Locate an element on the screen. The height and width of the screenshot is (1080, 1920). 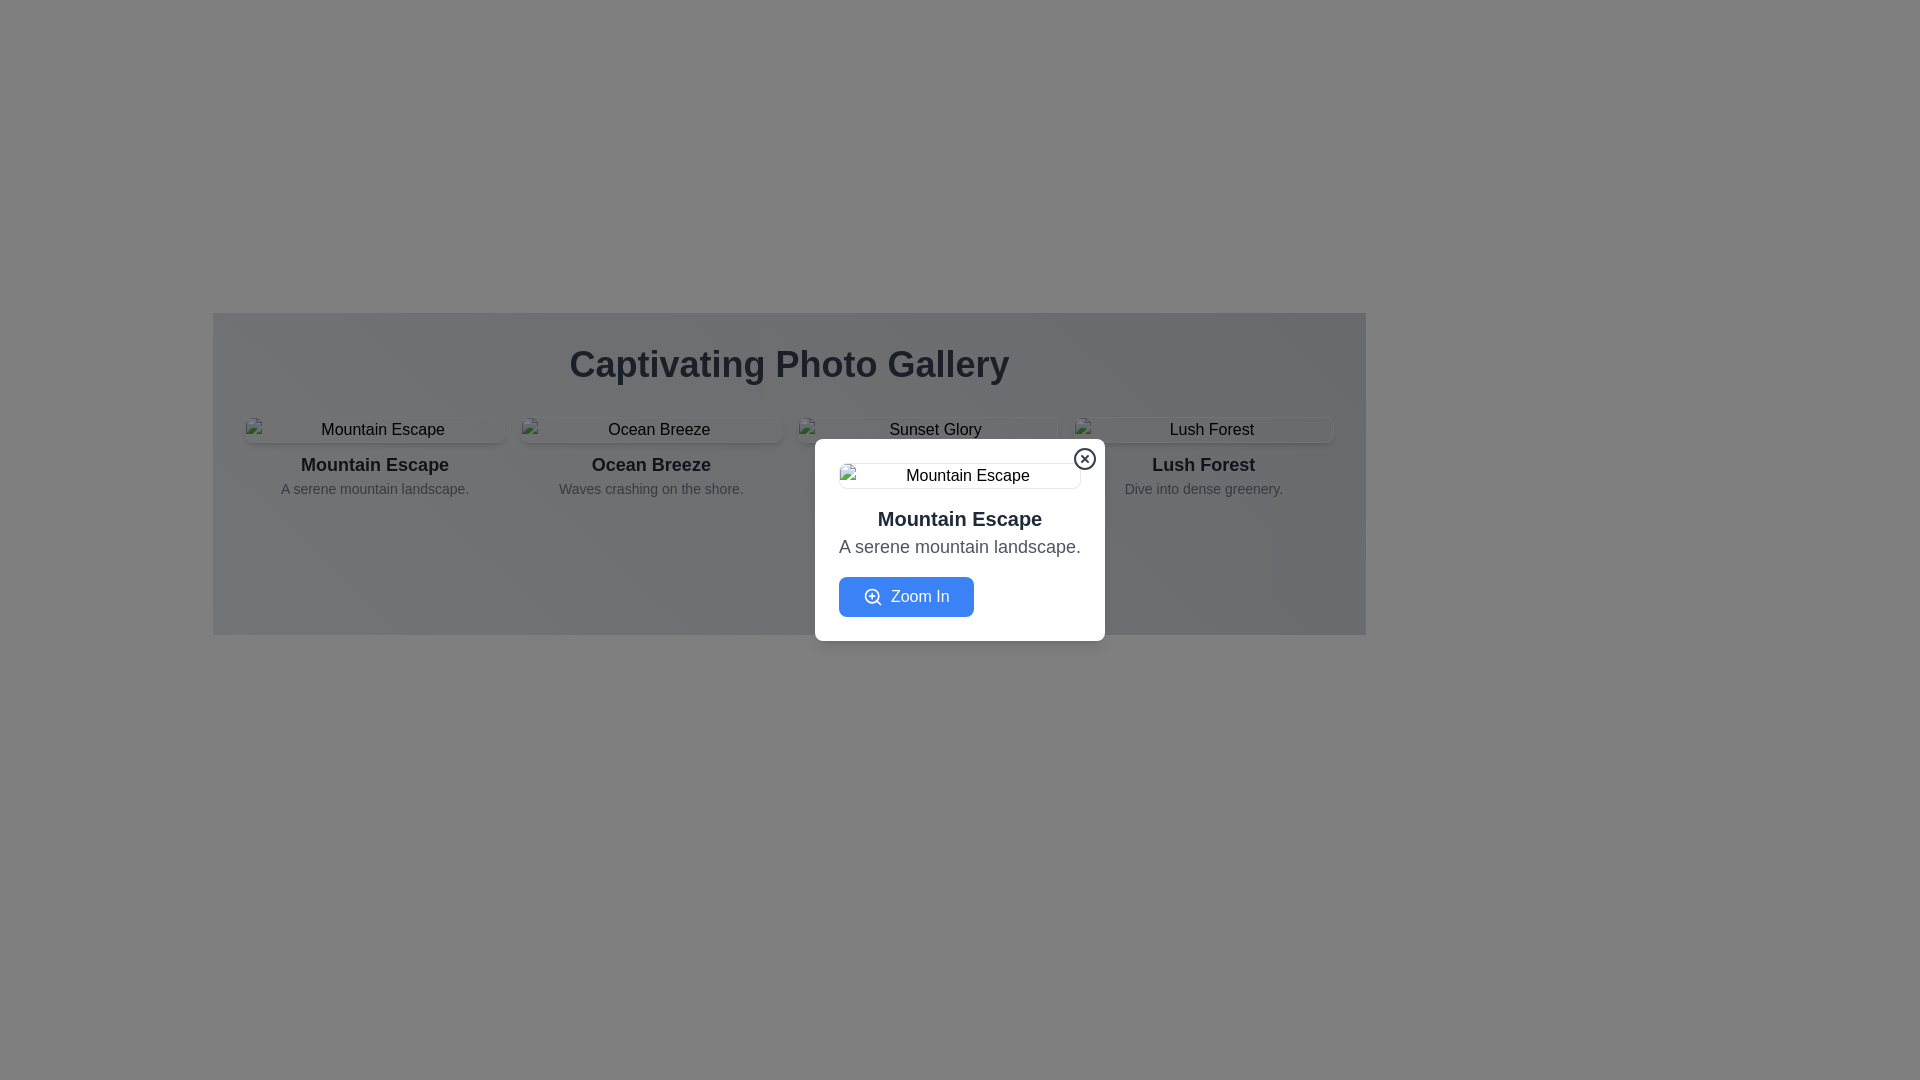
the large, bold heading text 'Captivating Photo Gallery' is located at coordinates (788, 365).